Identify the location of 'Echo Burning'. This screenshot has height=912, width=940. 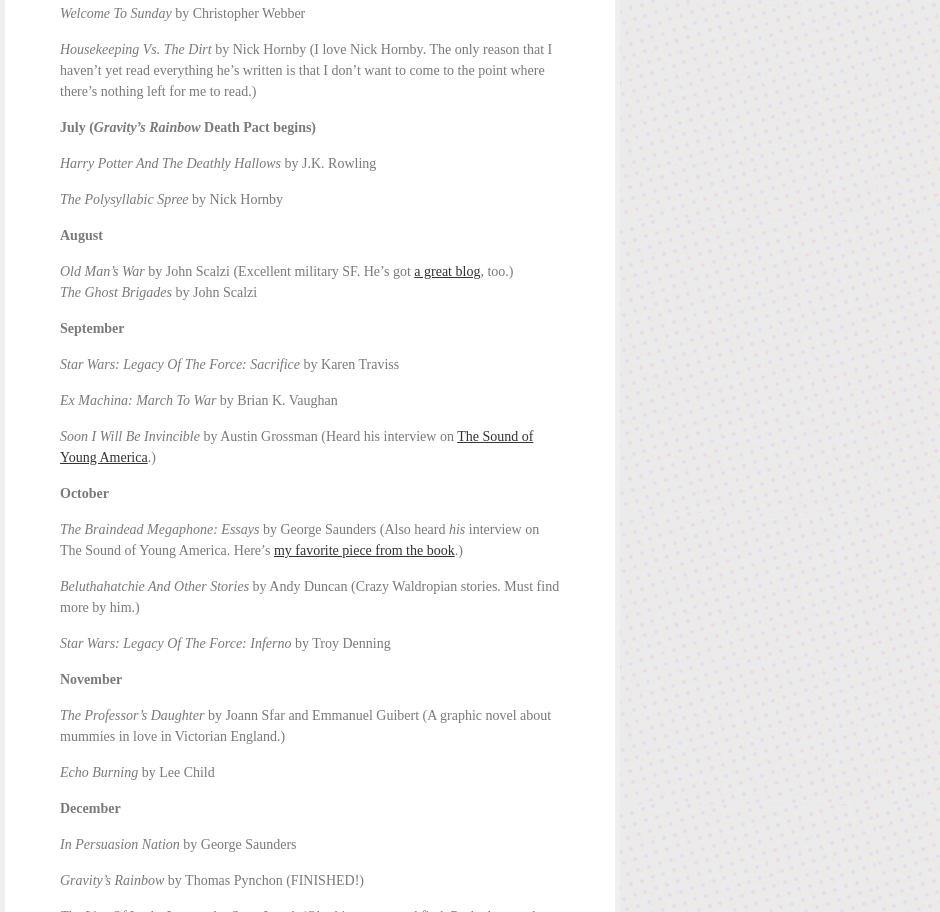
(98, 772).